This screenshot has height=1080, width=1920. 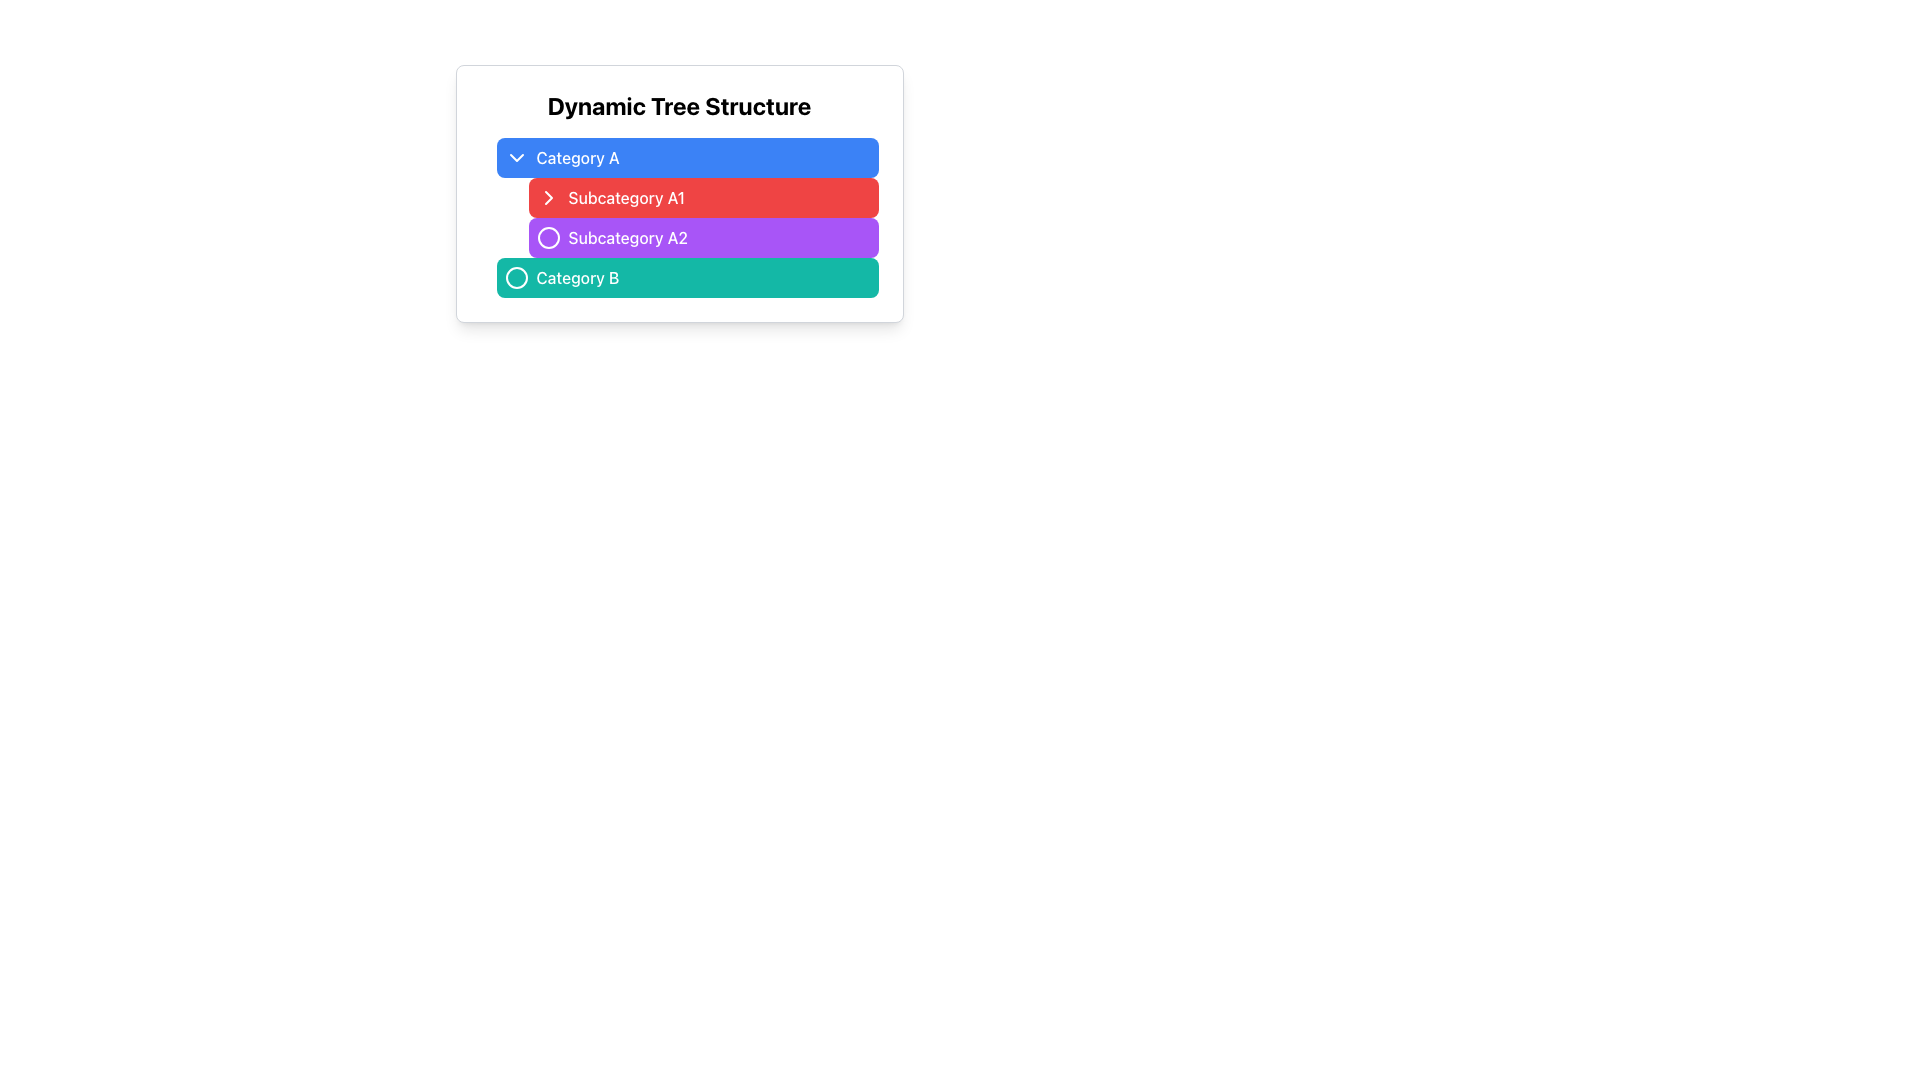 What do you see at coordinates (577, 157) in the screenshot?
I see `the blue button labeled 'Category A' which contains the text label identifying the 'Category A' node` at bounding box center [577, 157].